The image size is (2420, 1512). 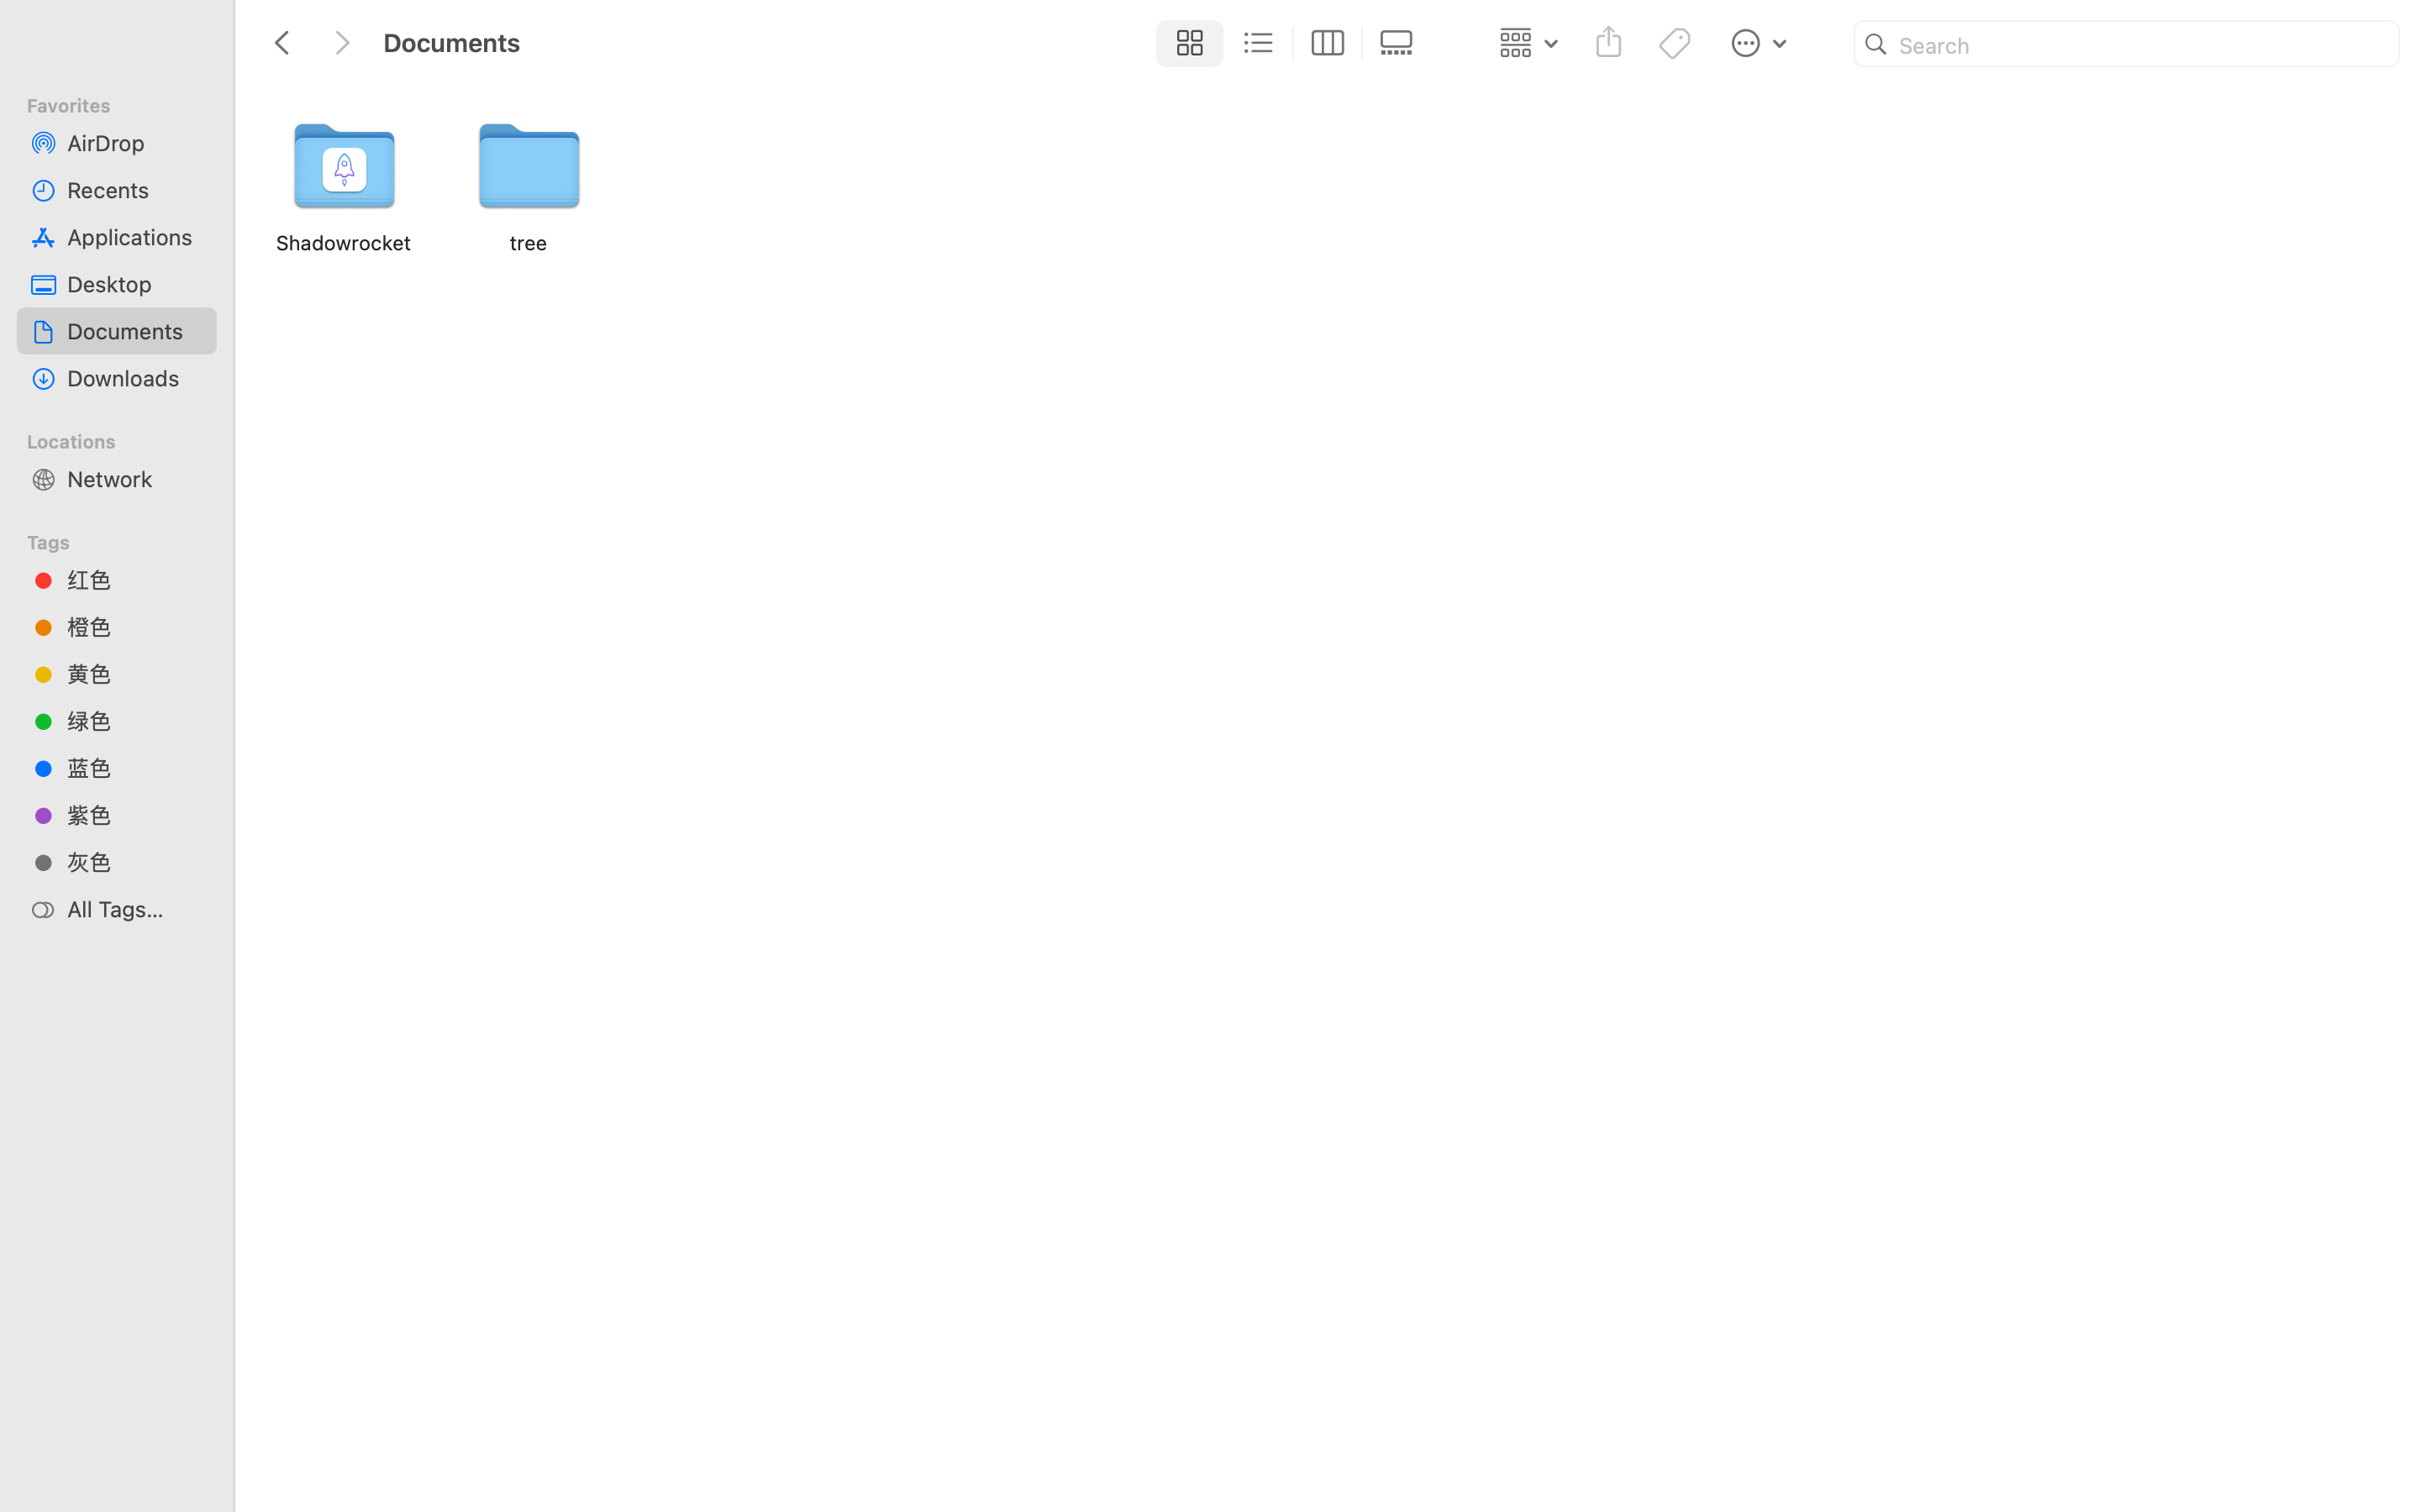 What do you see at coordinates (134, 578) in the screenshot?
I see `'红色'` at bounding box center [134, 578].